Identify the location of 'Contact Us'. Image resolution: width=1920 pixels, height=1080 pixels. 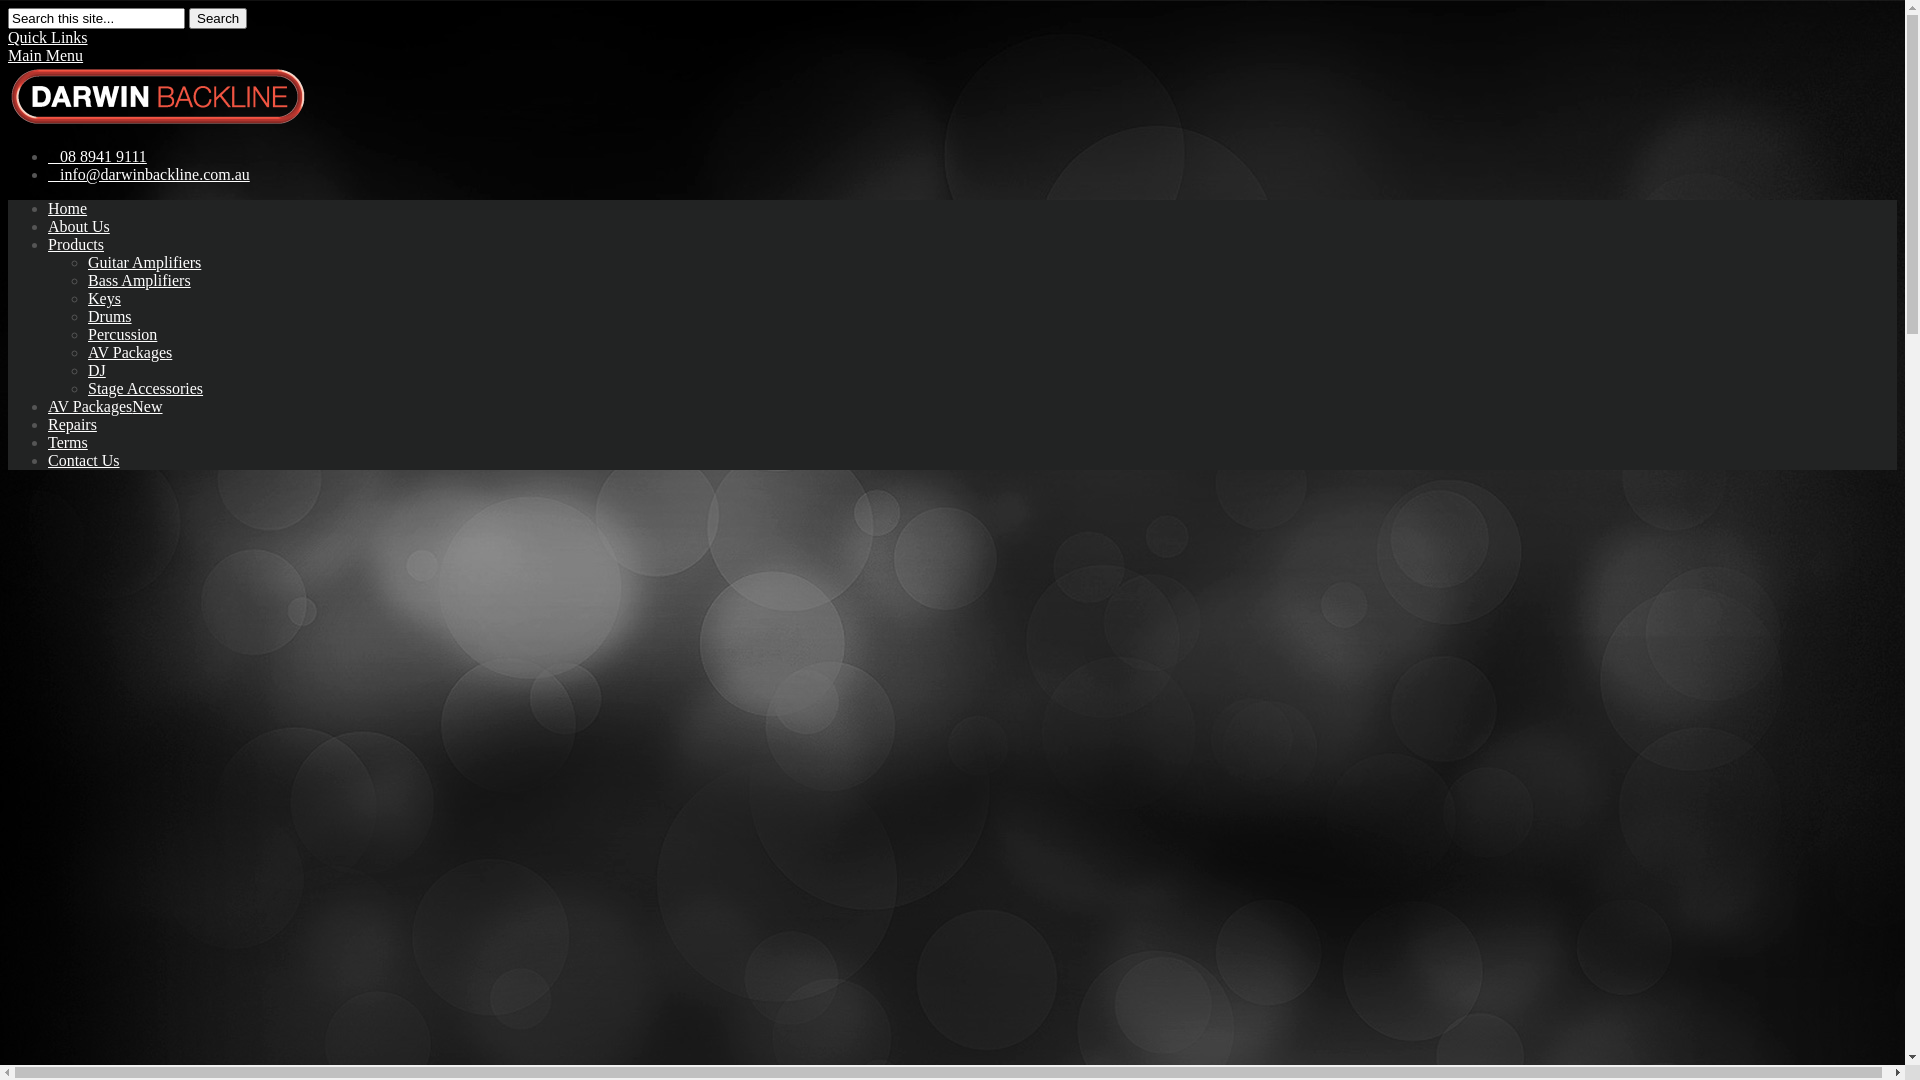
(82, 460).